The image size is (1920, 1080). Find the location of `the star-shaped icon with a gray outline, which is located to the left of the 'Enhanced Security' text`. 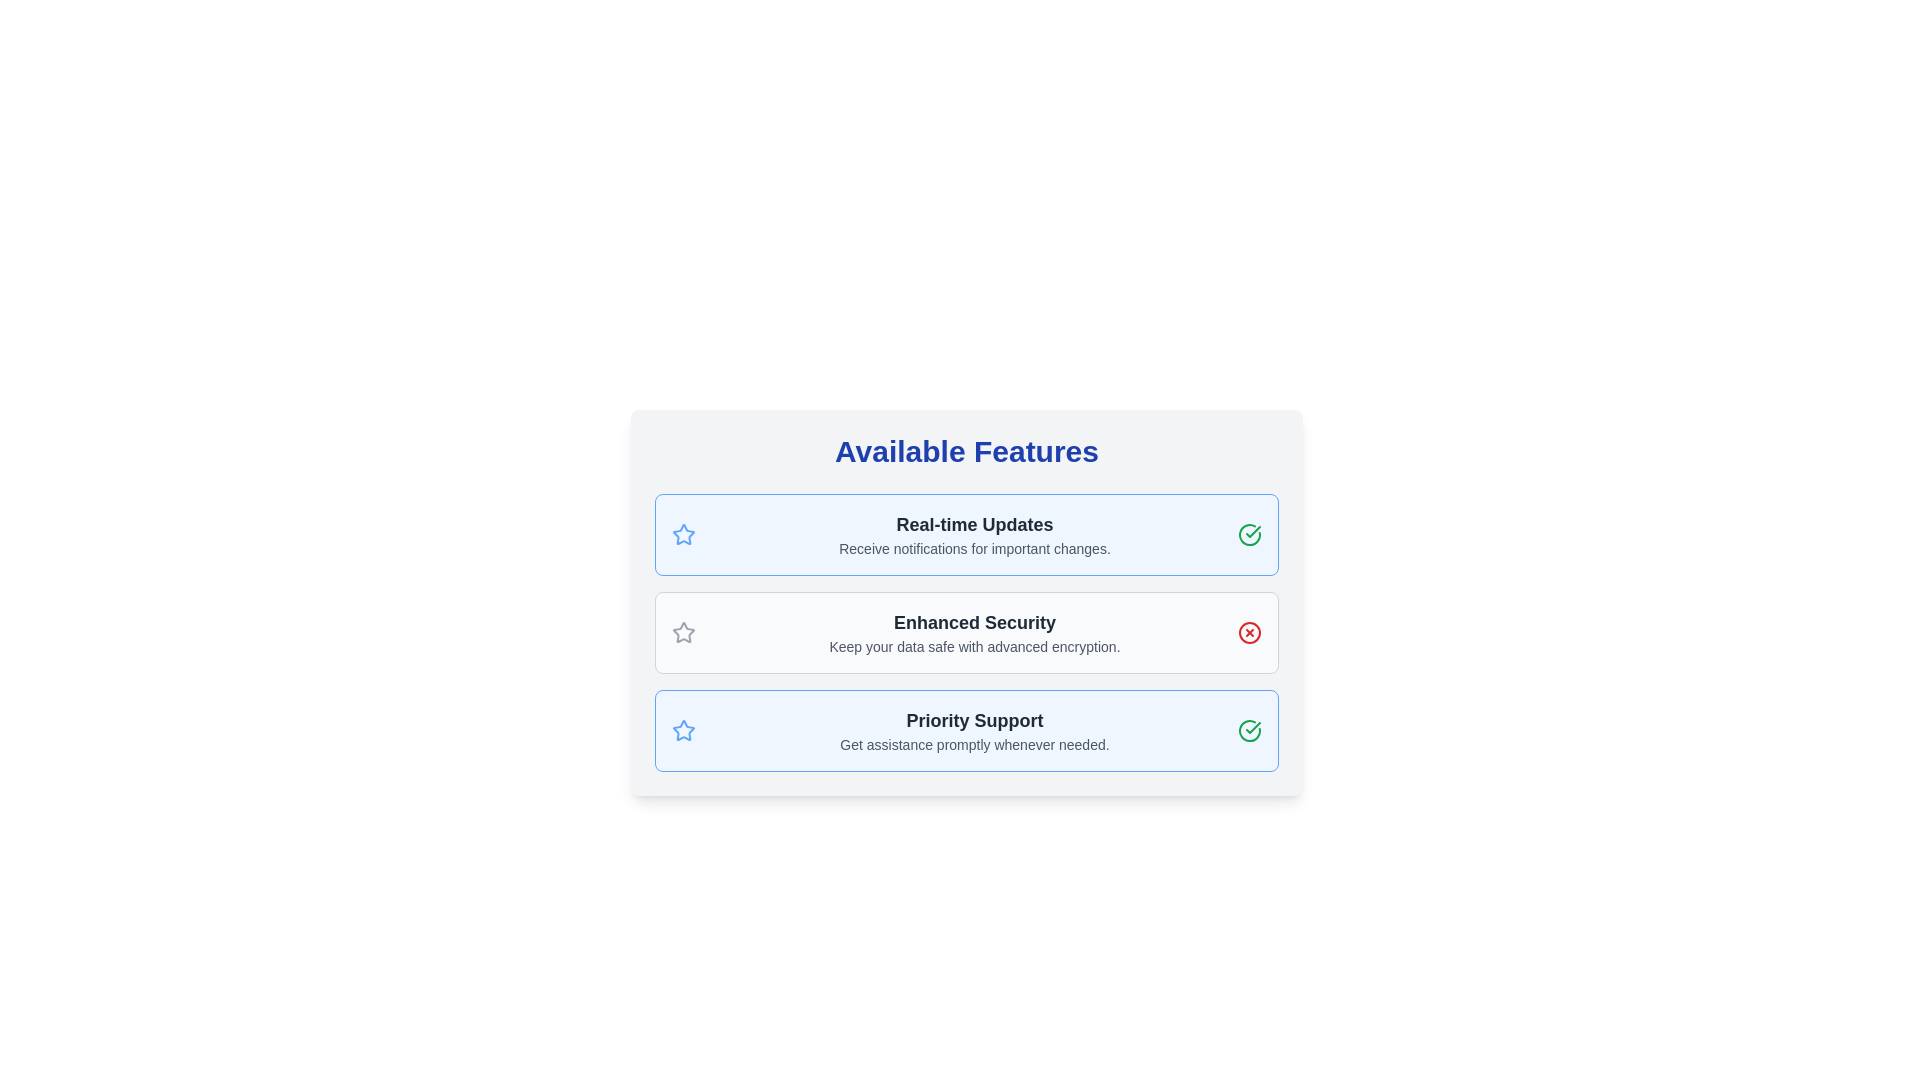

the star-shaped icon with a gray outline, which is located to the left of the 'Enhanced Security' text is located at coordinates (684, 632).